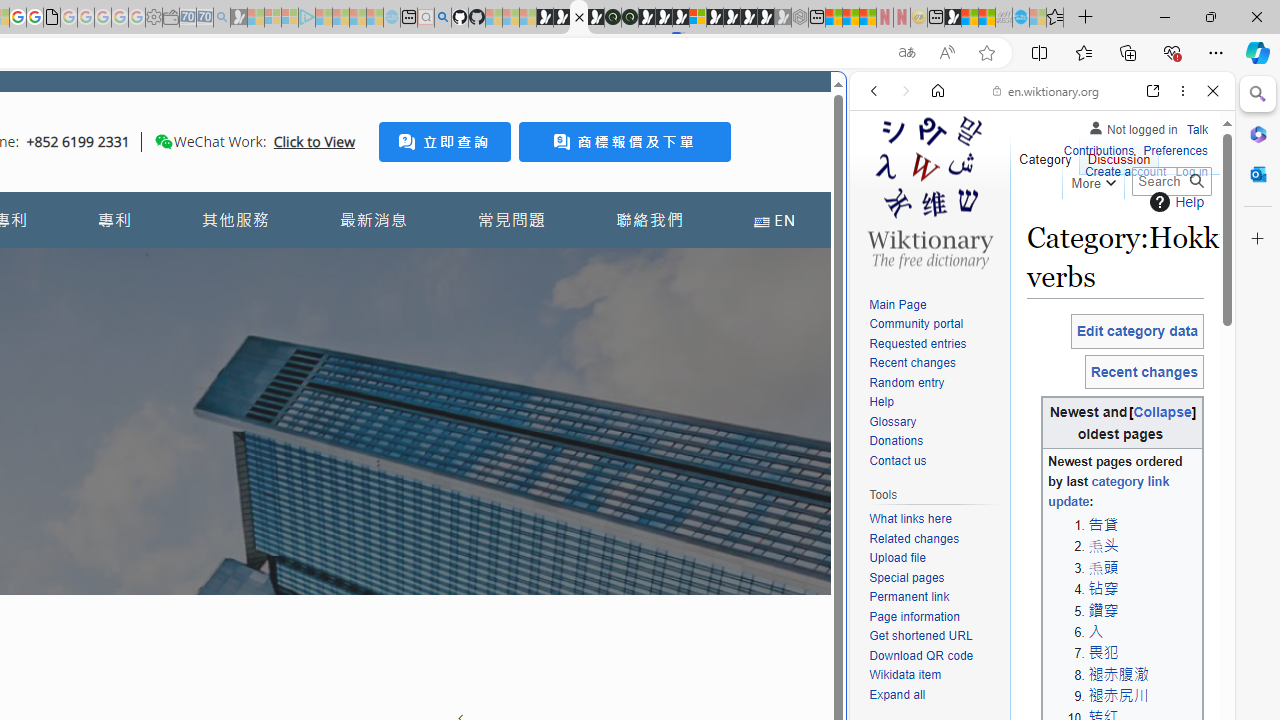 The height and width of the screenshot is (720, 1280). Describe the element at coordinates (1044, 154) in the screenshot. I see `'Category'` at that location.